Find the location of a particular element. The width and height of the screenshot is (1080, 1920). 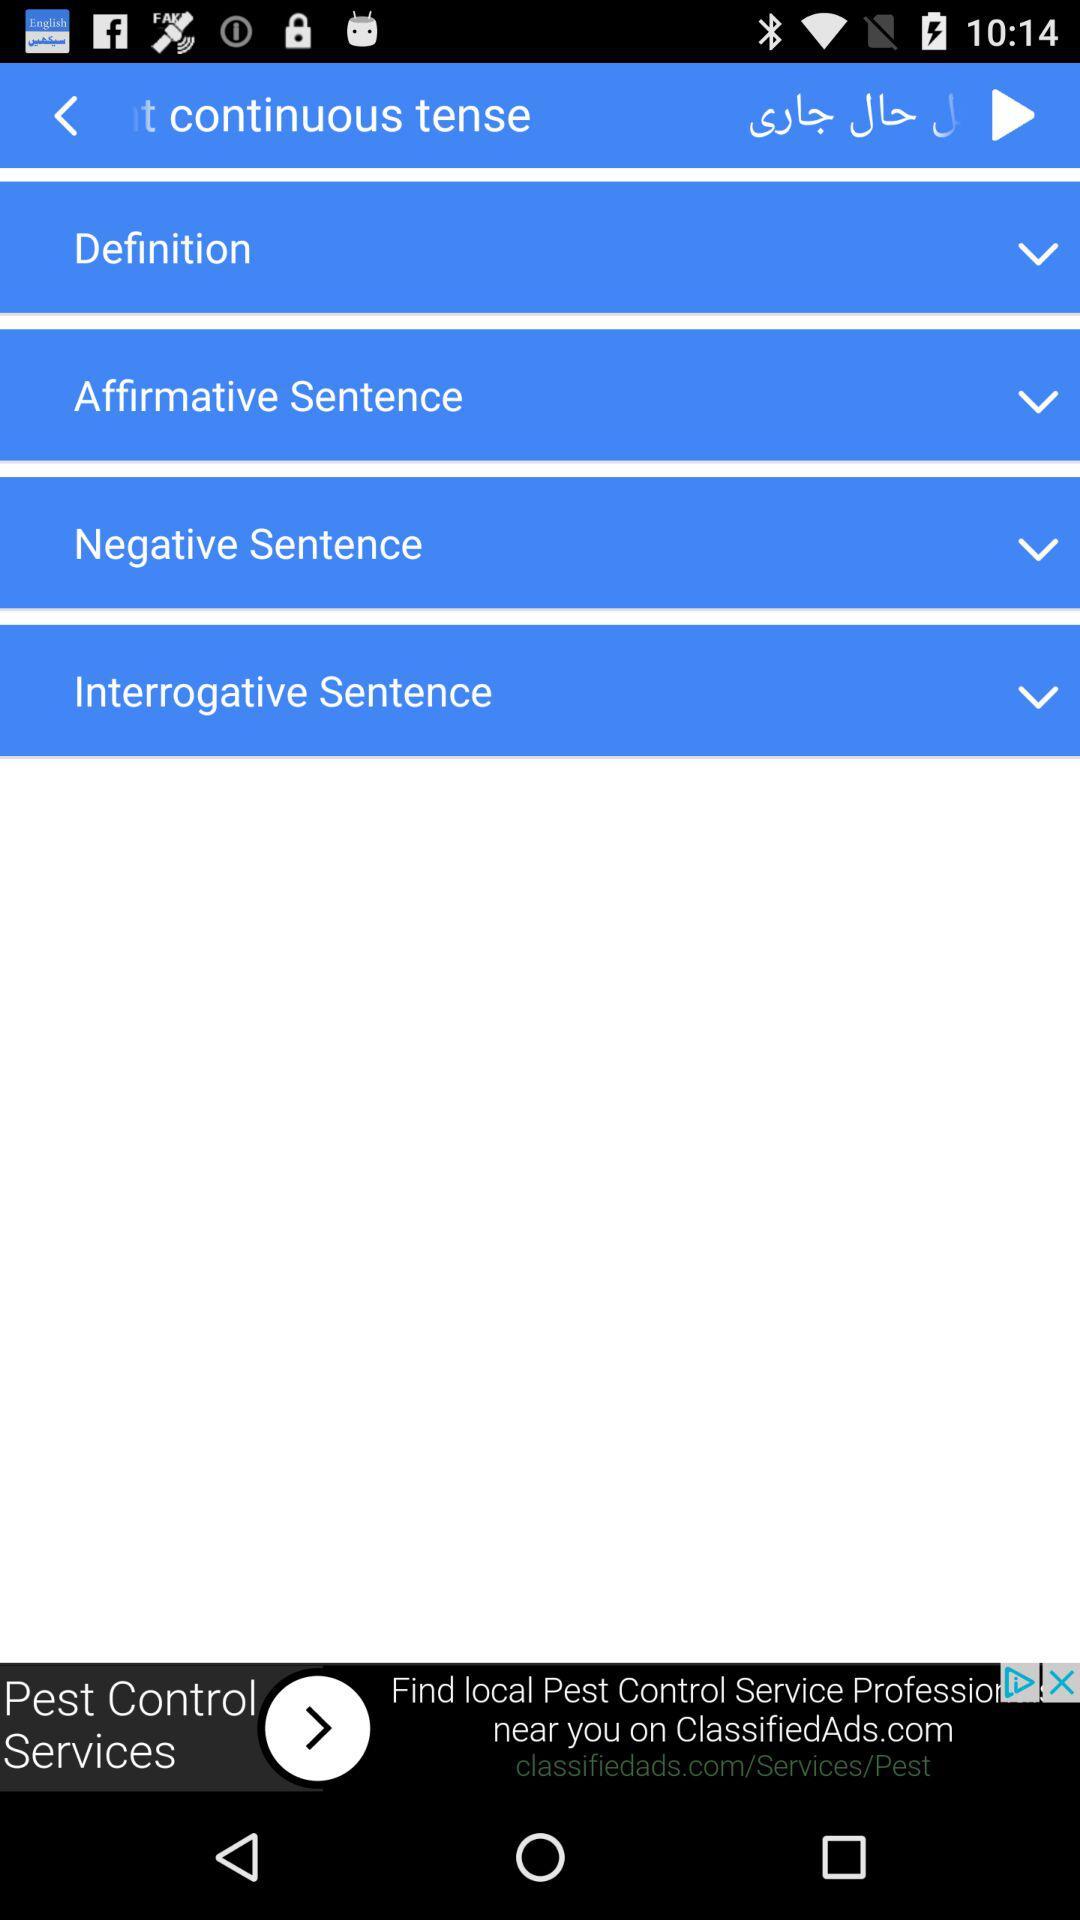

the option is located at coordinates (540, 1727).